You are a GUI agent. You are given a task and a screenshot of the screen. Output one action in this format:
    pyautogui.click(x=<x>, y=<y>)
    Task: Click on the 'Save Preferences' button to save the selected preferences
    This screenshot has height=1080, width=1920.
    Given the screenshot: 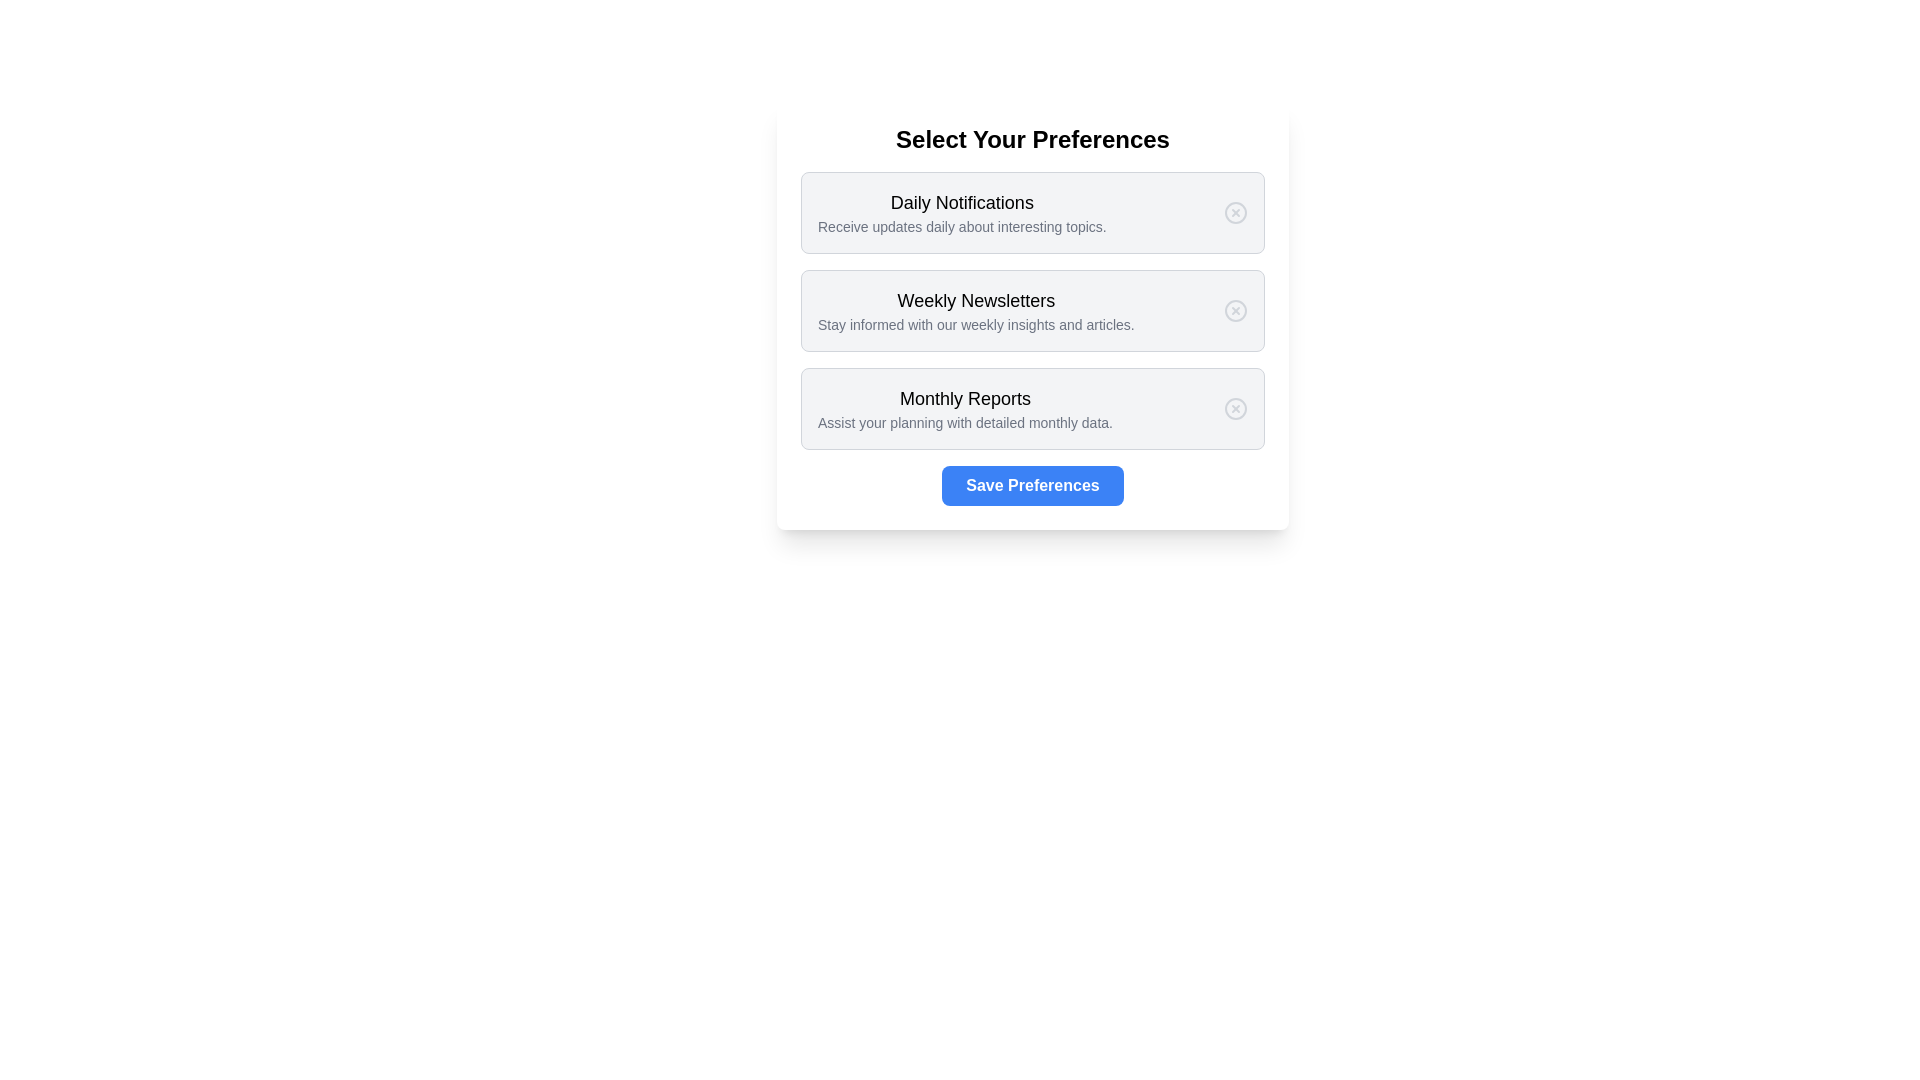 What is the action you would take?
    pyautogui.click(x=1032, y=486)
    